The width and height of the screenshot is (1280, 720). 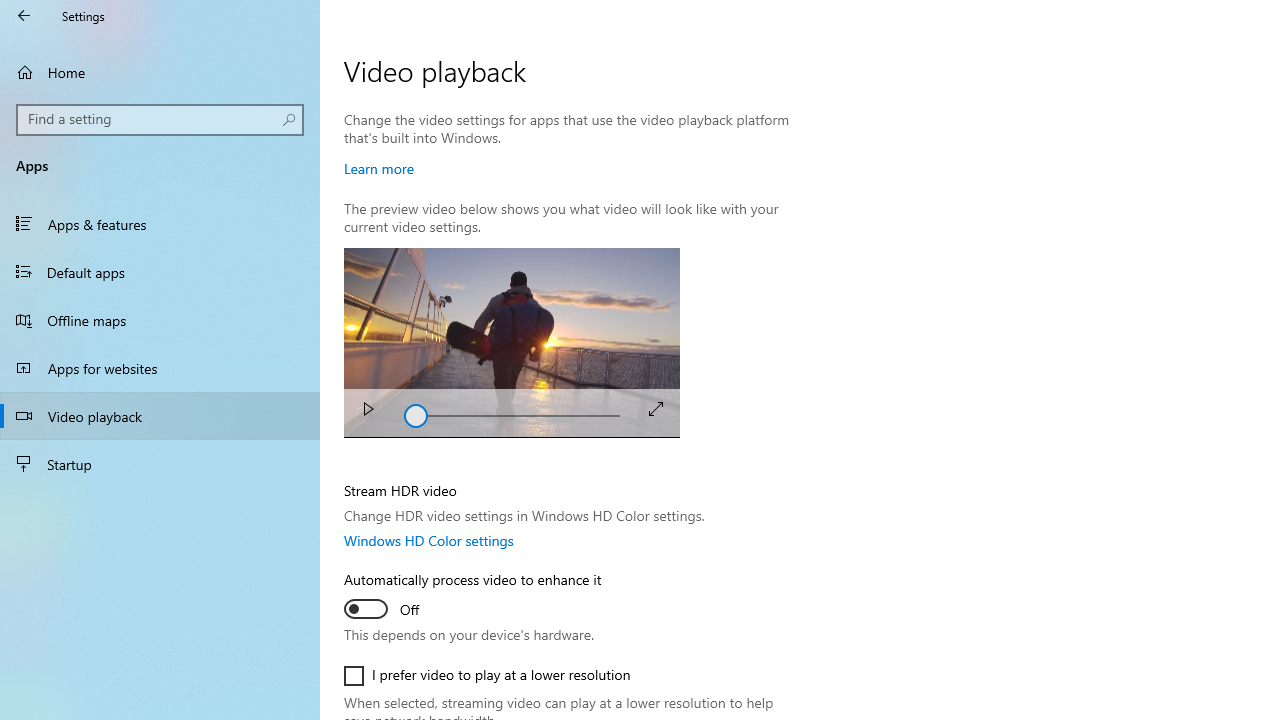 I want to click on 'Startup', so click(x=160, y=464).